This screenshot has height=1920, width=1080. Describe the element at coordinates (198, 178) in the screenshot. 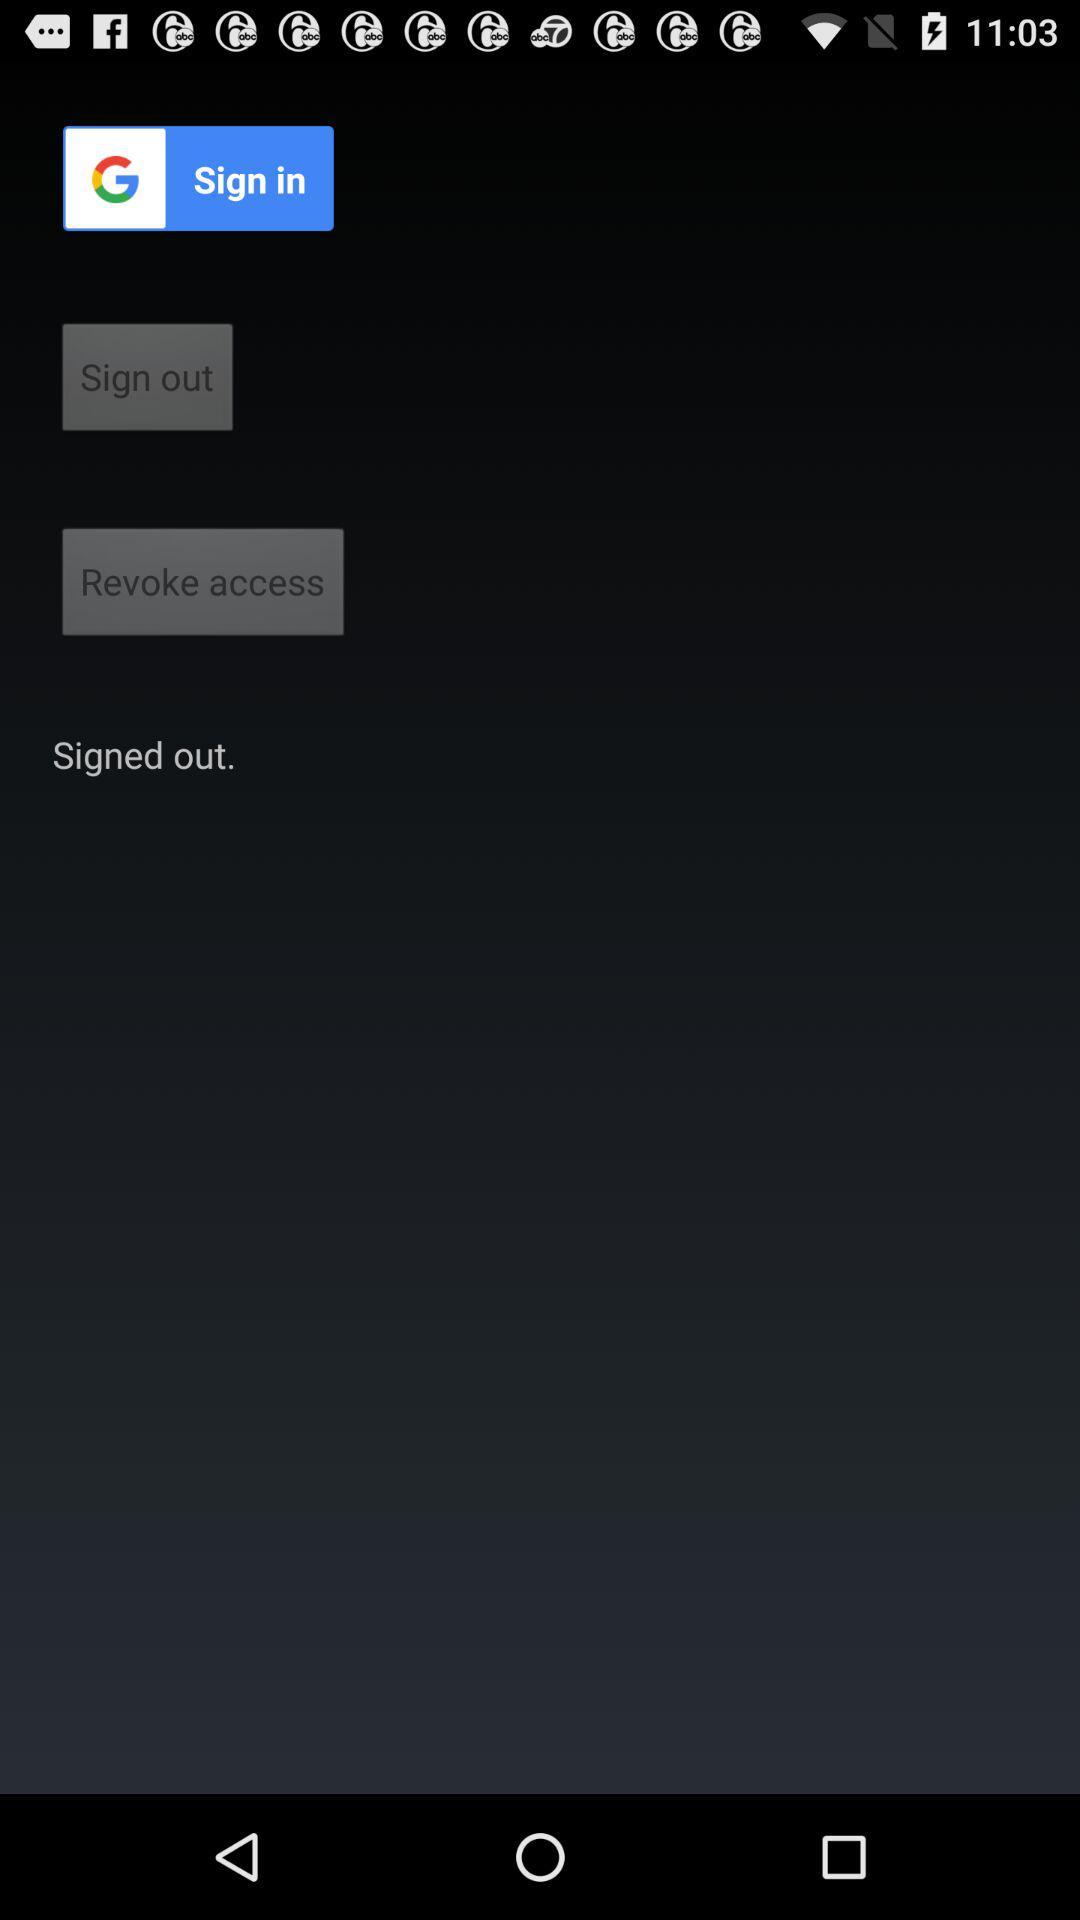

I see `sign in icon` at that location.